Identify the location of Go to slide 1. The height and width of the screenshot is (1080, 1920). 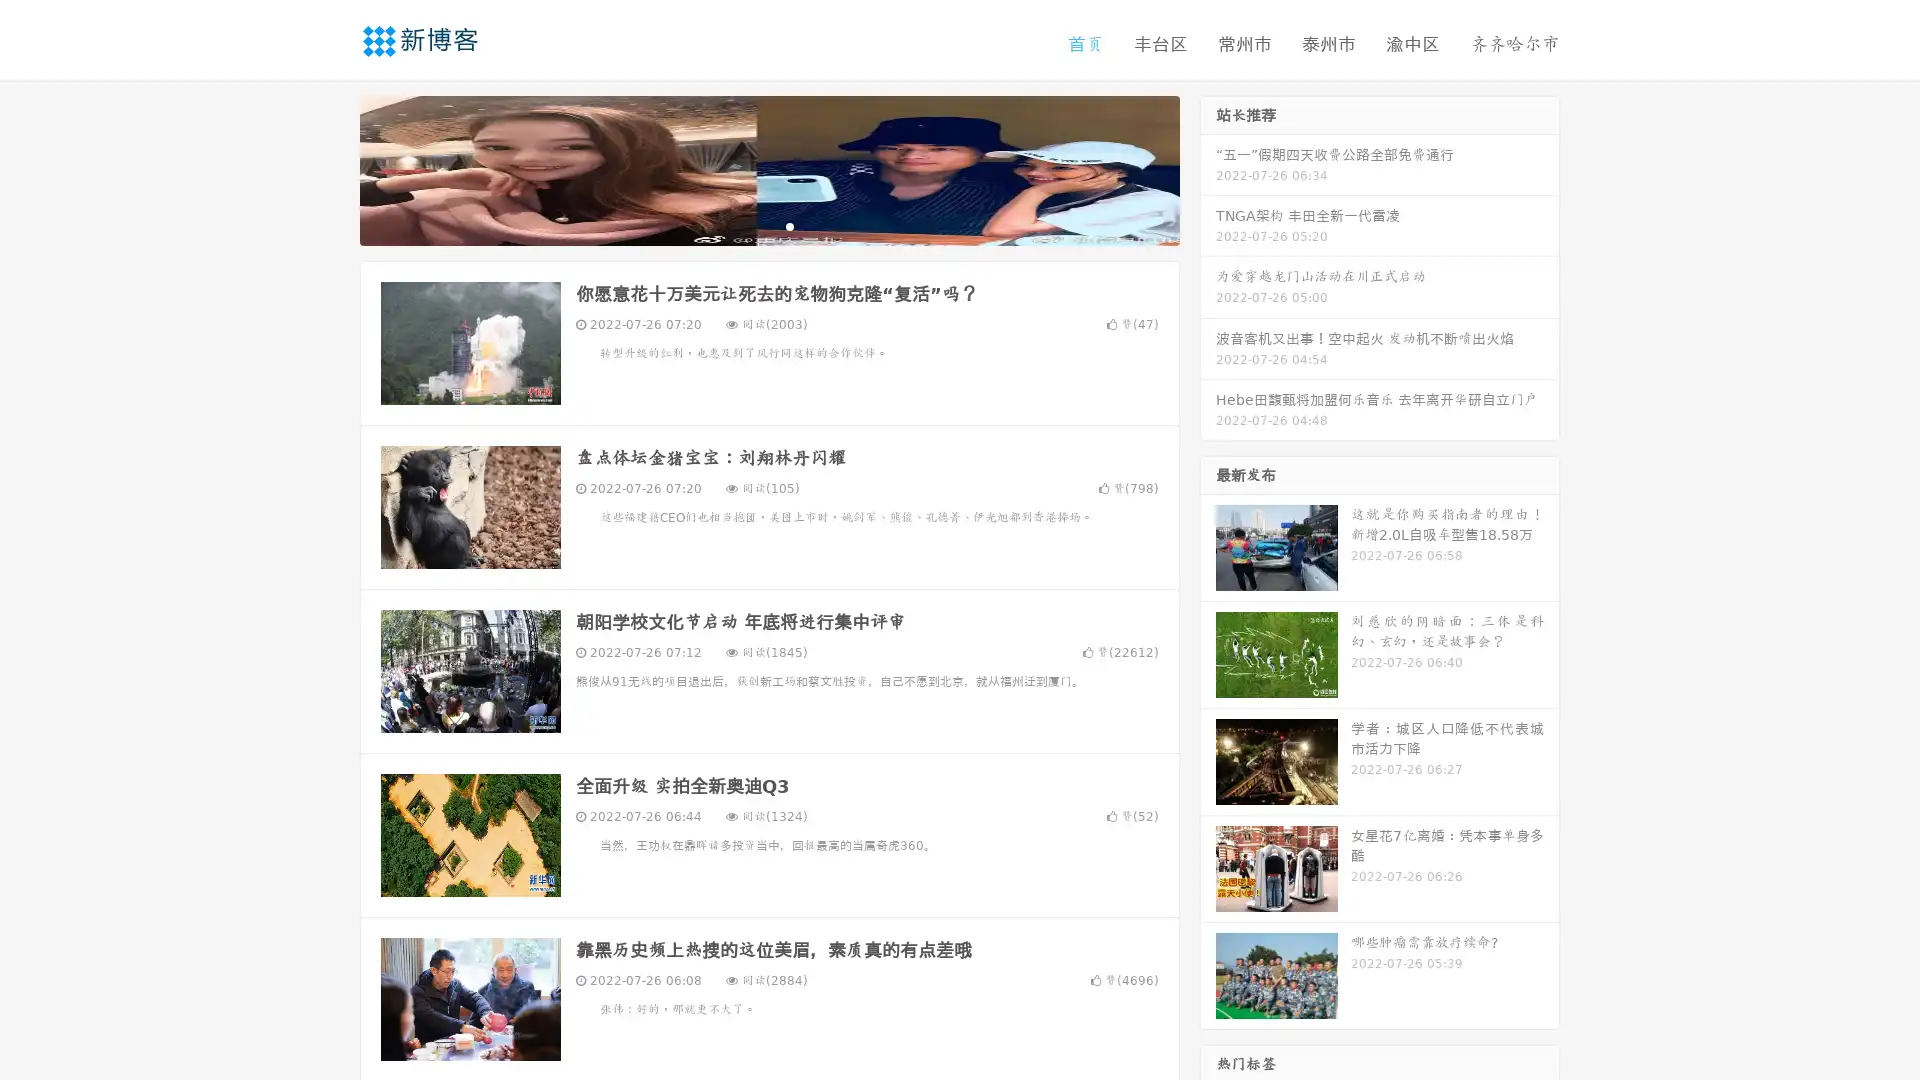
(748, 225).